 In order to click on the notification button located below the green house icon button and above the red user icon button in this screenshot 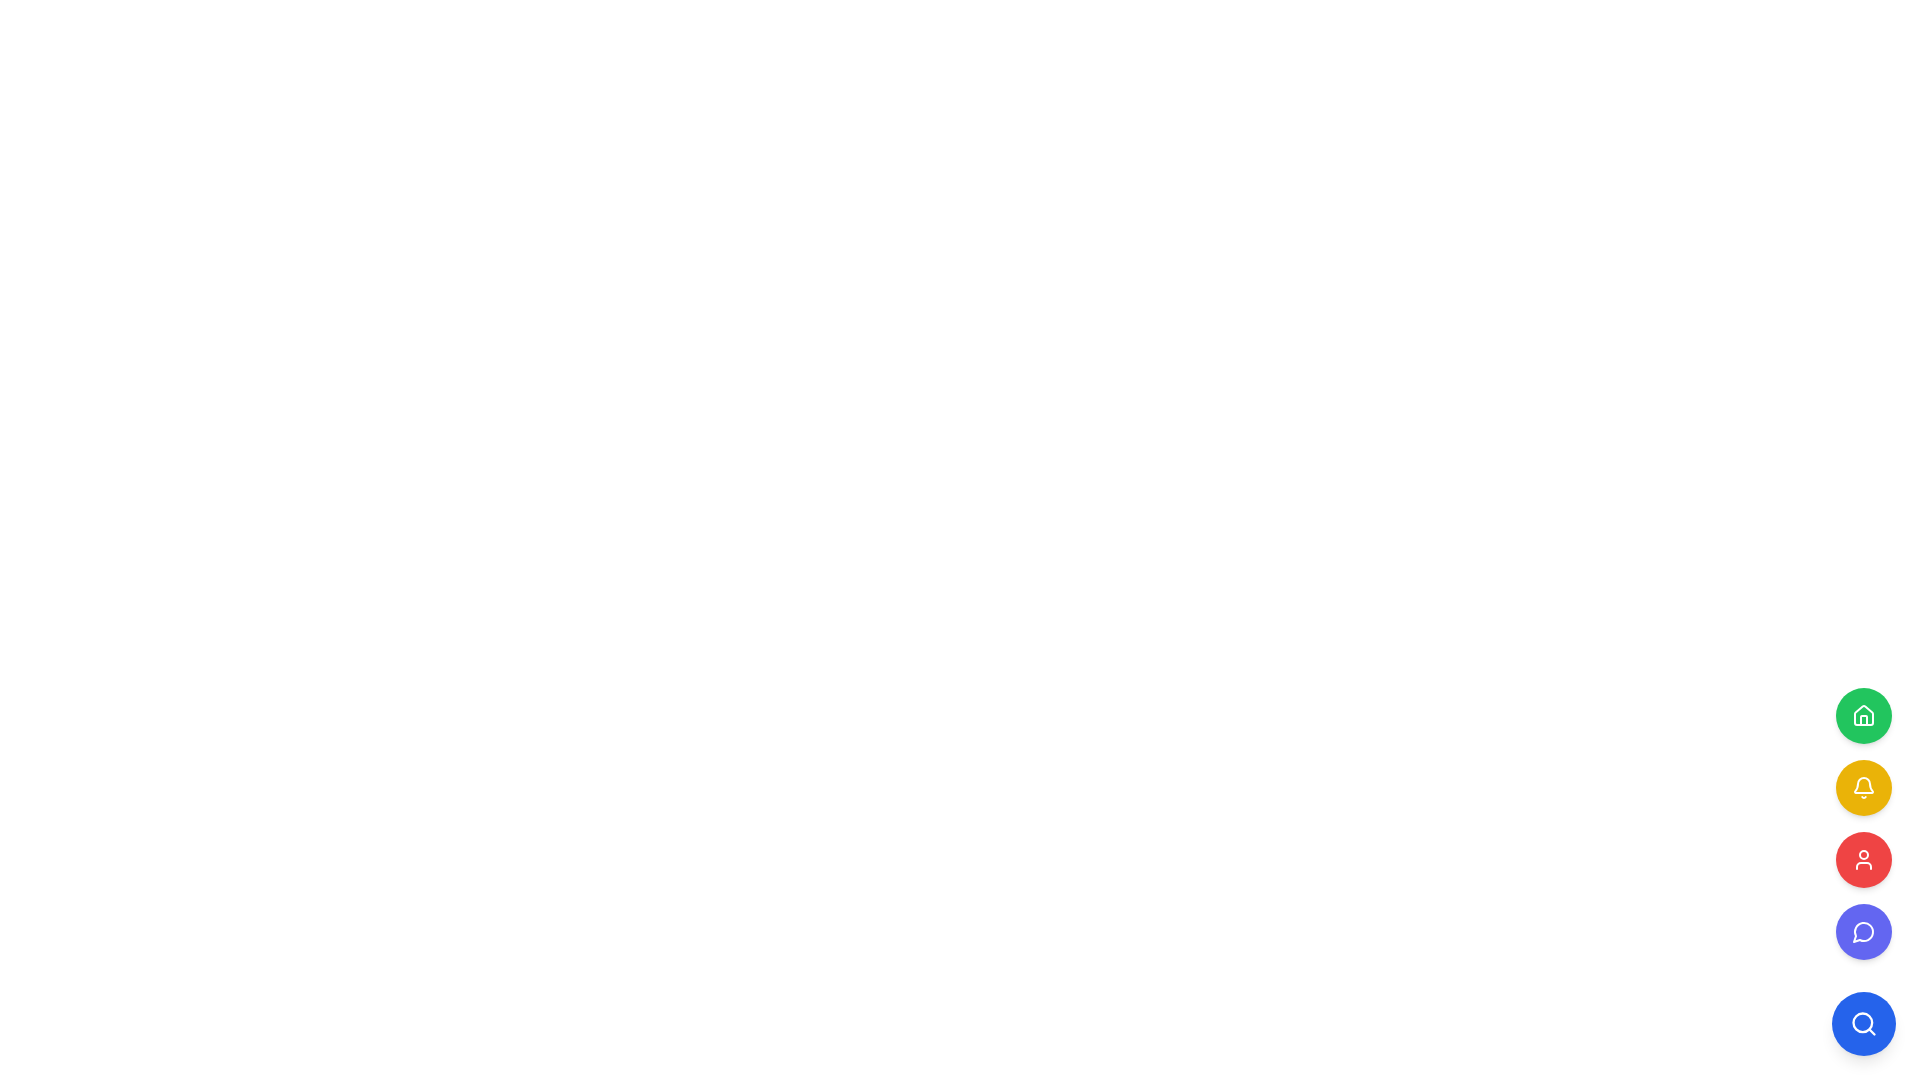, I will do `click(1862, 786)`.